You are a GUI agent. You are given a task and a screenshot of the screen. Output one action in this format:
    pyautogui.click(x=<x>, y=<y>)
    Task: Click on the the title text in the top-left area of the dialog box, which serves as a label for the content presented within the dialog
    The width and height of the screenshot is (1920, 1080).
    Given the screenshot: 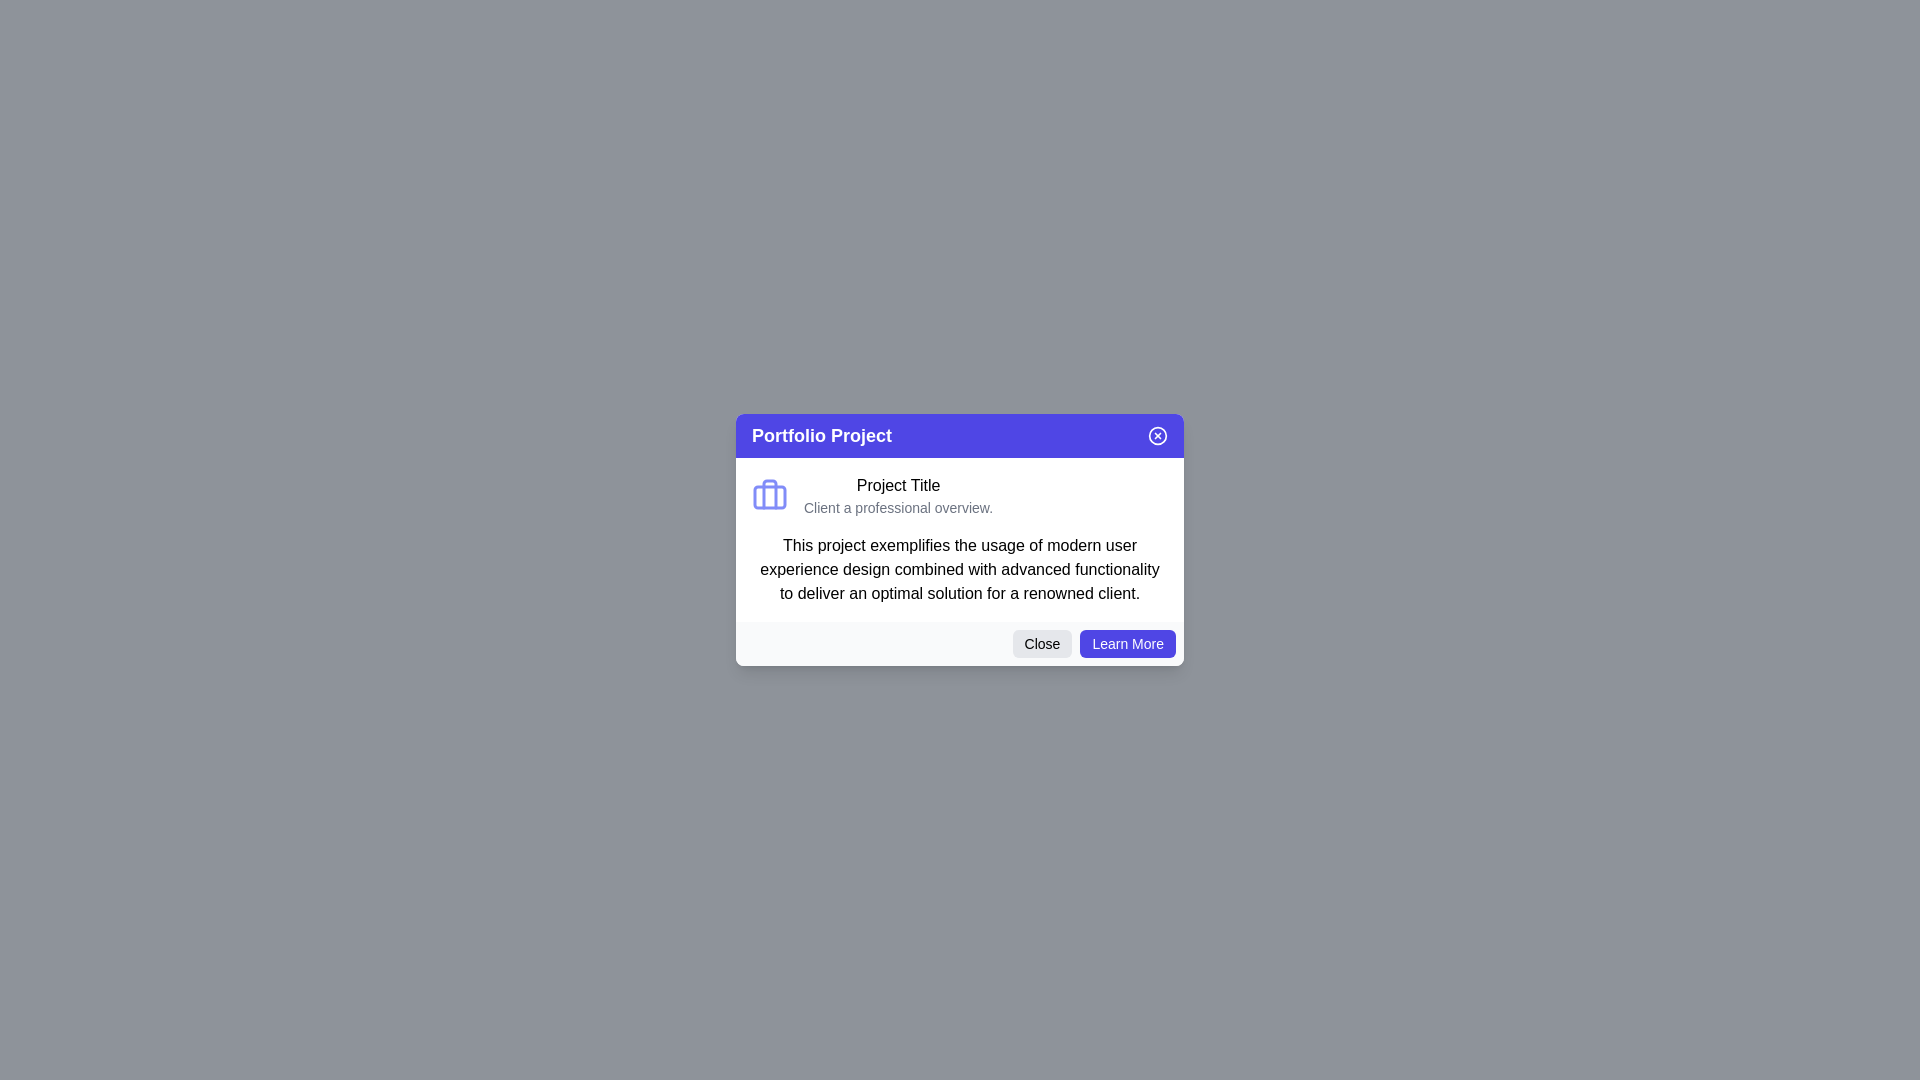 What is the action you would take?
    pyautogui.click(x=821, y=434)
    